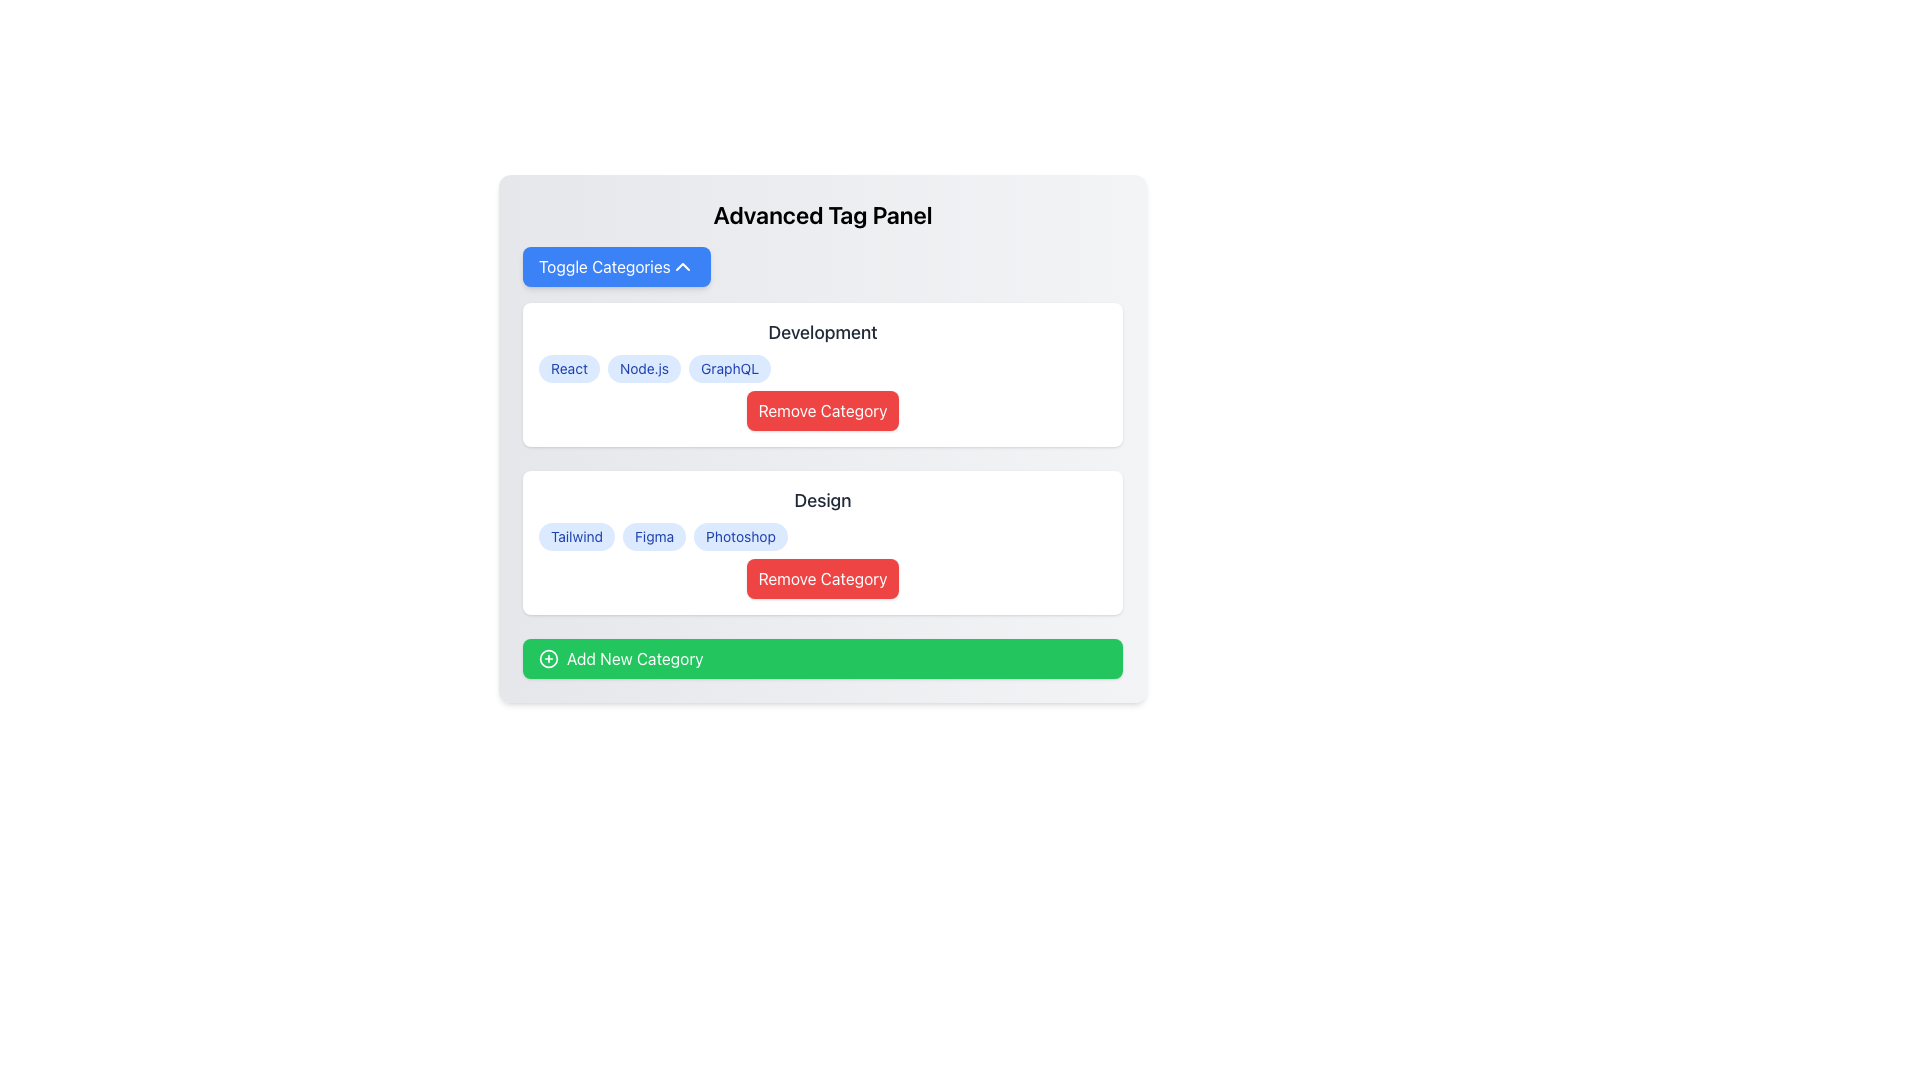 The image size is (1920, 1080). Describe the element at coordinates (740, 535) in the screenshot. I see `the non-interactive tag label for 'Photoshop', which is the third tag button in the horizontal sequence under the 'Design' category` at that location.